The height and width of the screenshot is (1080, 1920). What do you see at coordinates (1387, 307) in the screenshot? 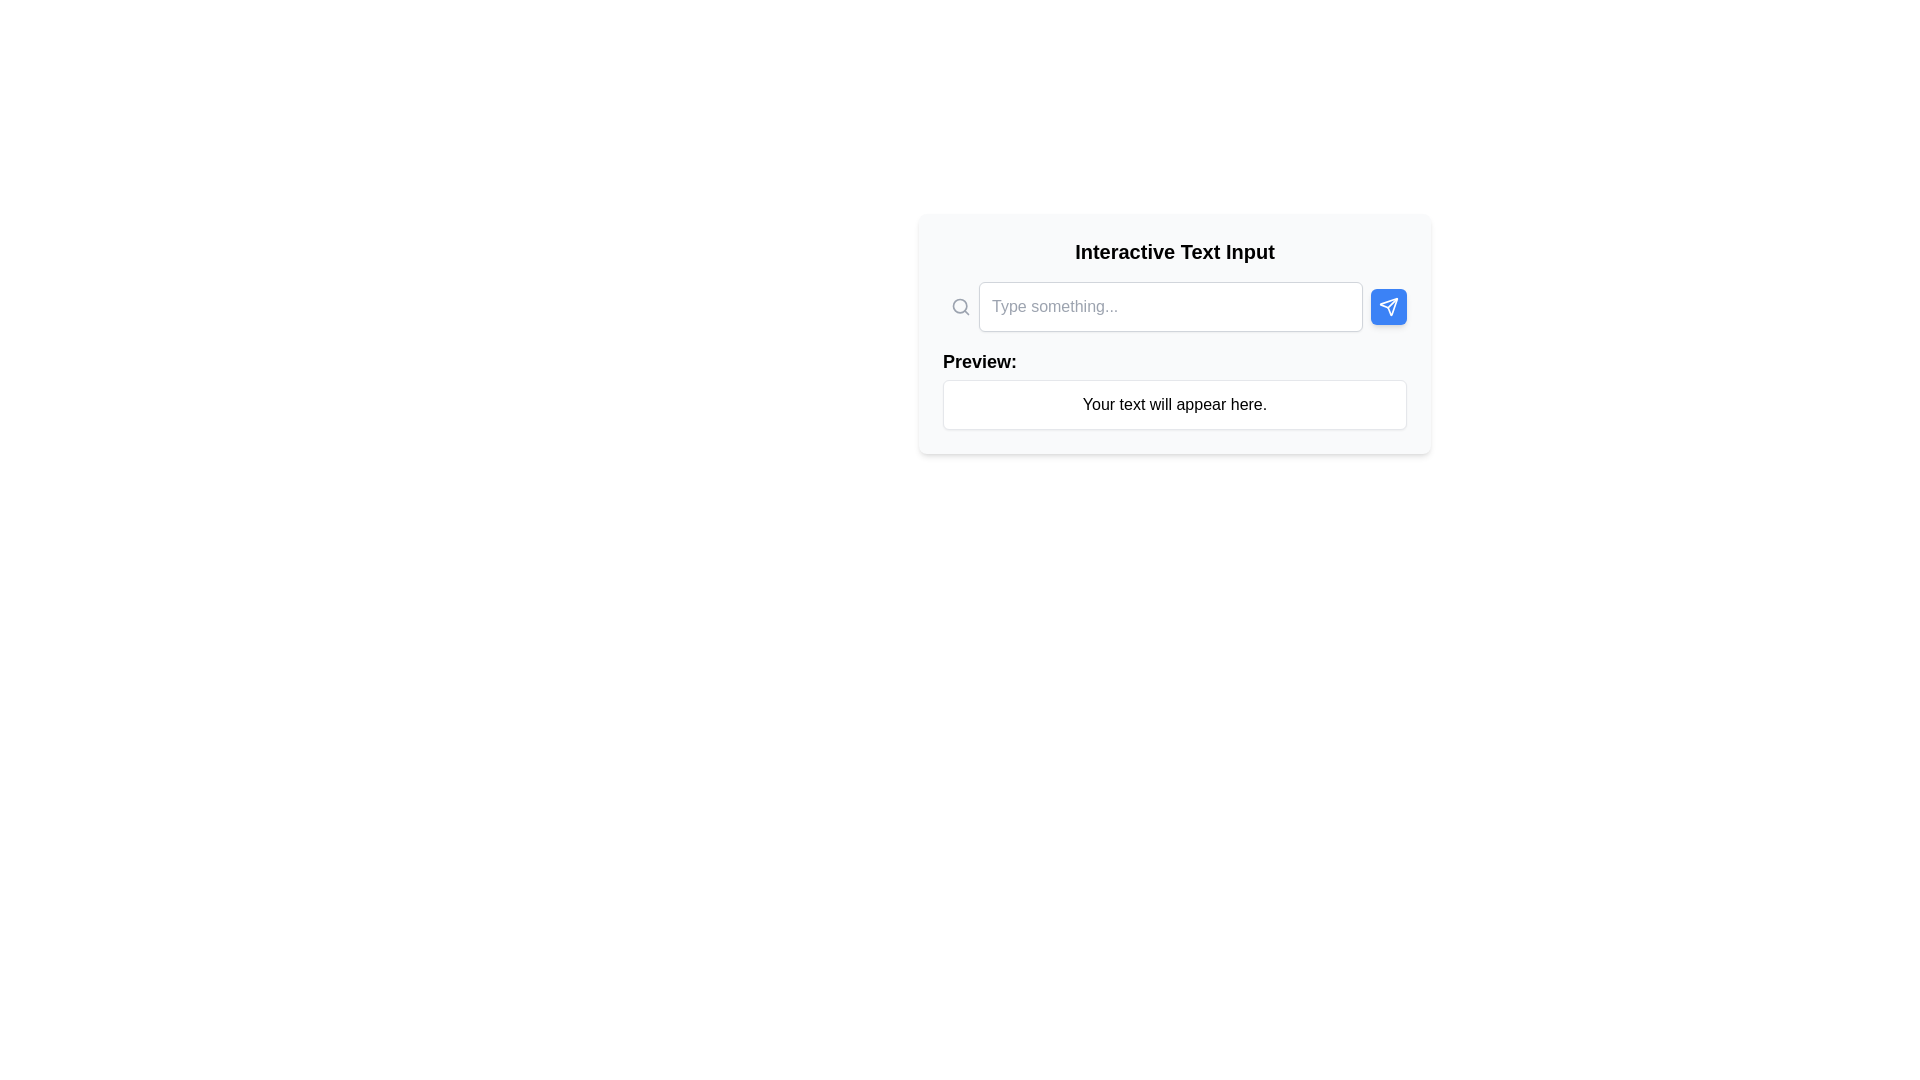
I see `the small blue rectangular button with rounded corners featuring a white paper plane icon in the center` at bounding box center [1387, 307].